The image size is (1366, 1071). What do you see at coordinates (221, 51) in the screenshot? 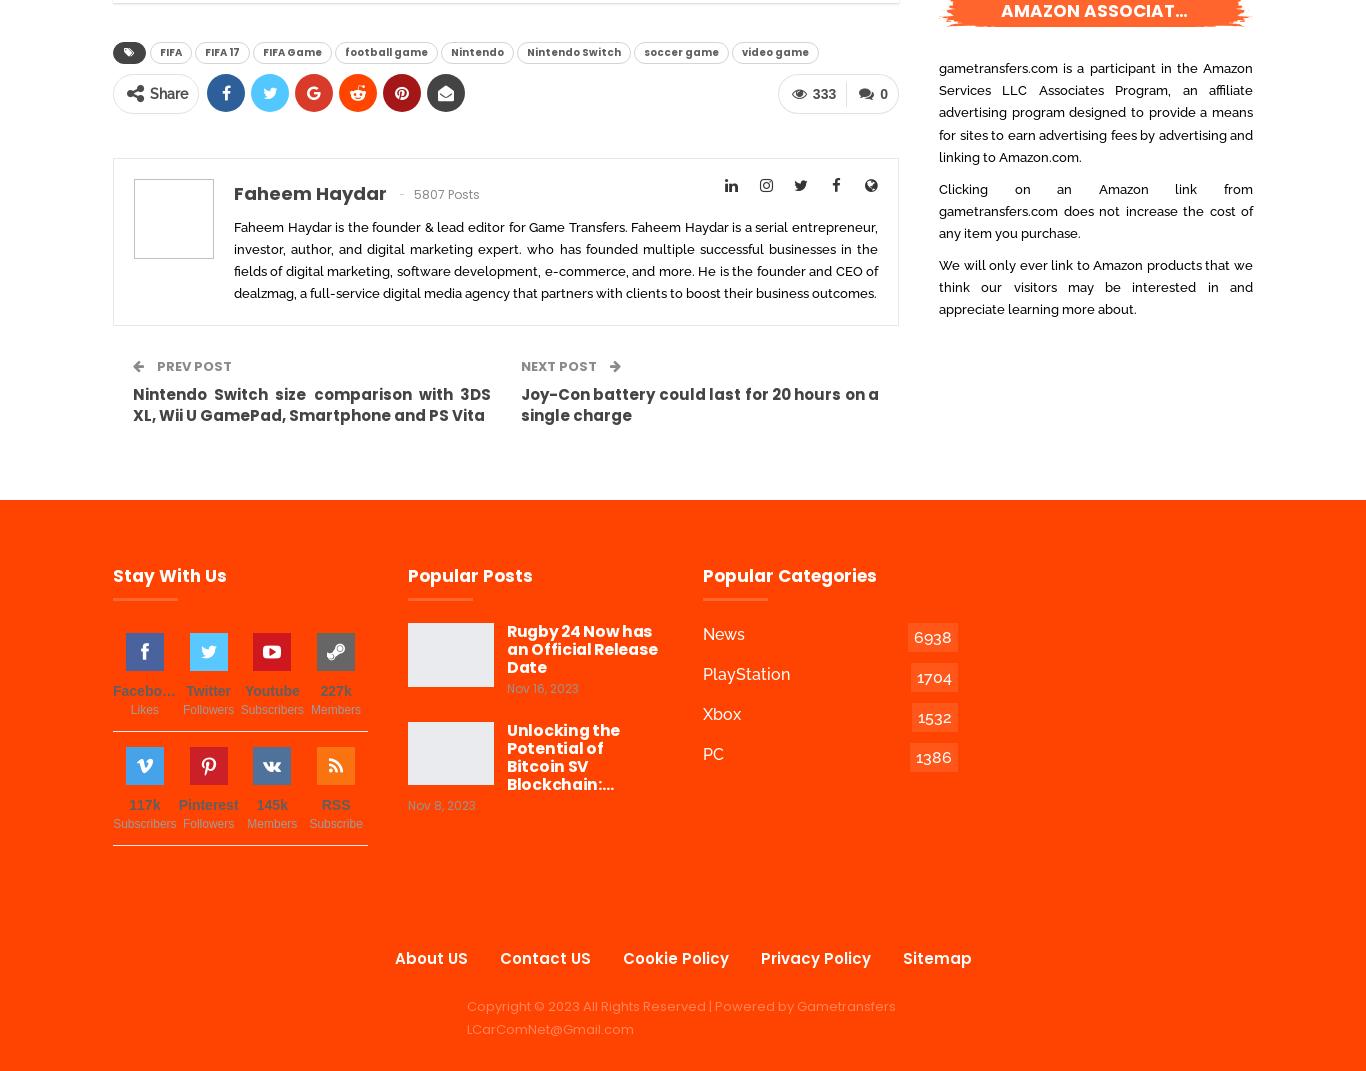
I see `'FIFA 17'` at bounding box center [221, 51].